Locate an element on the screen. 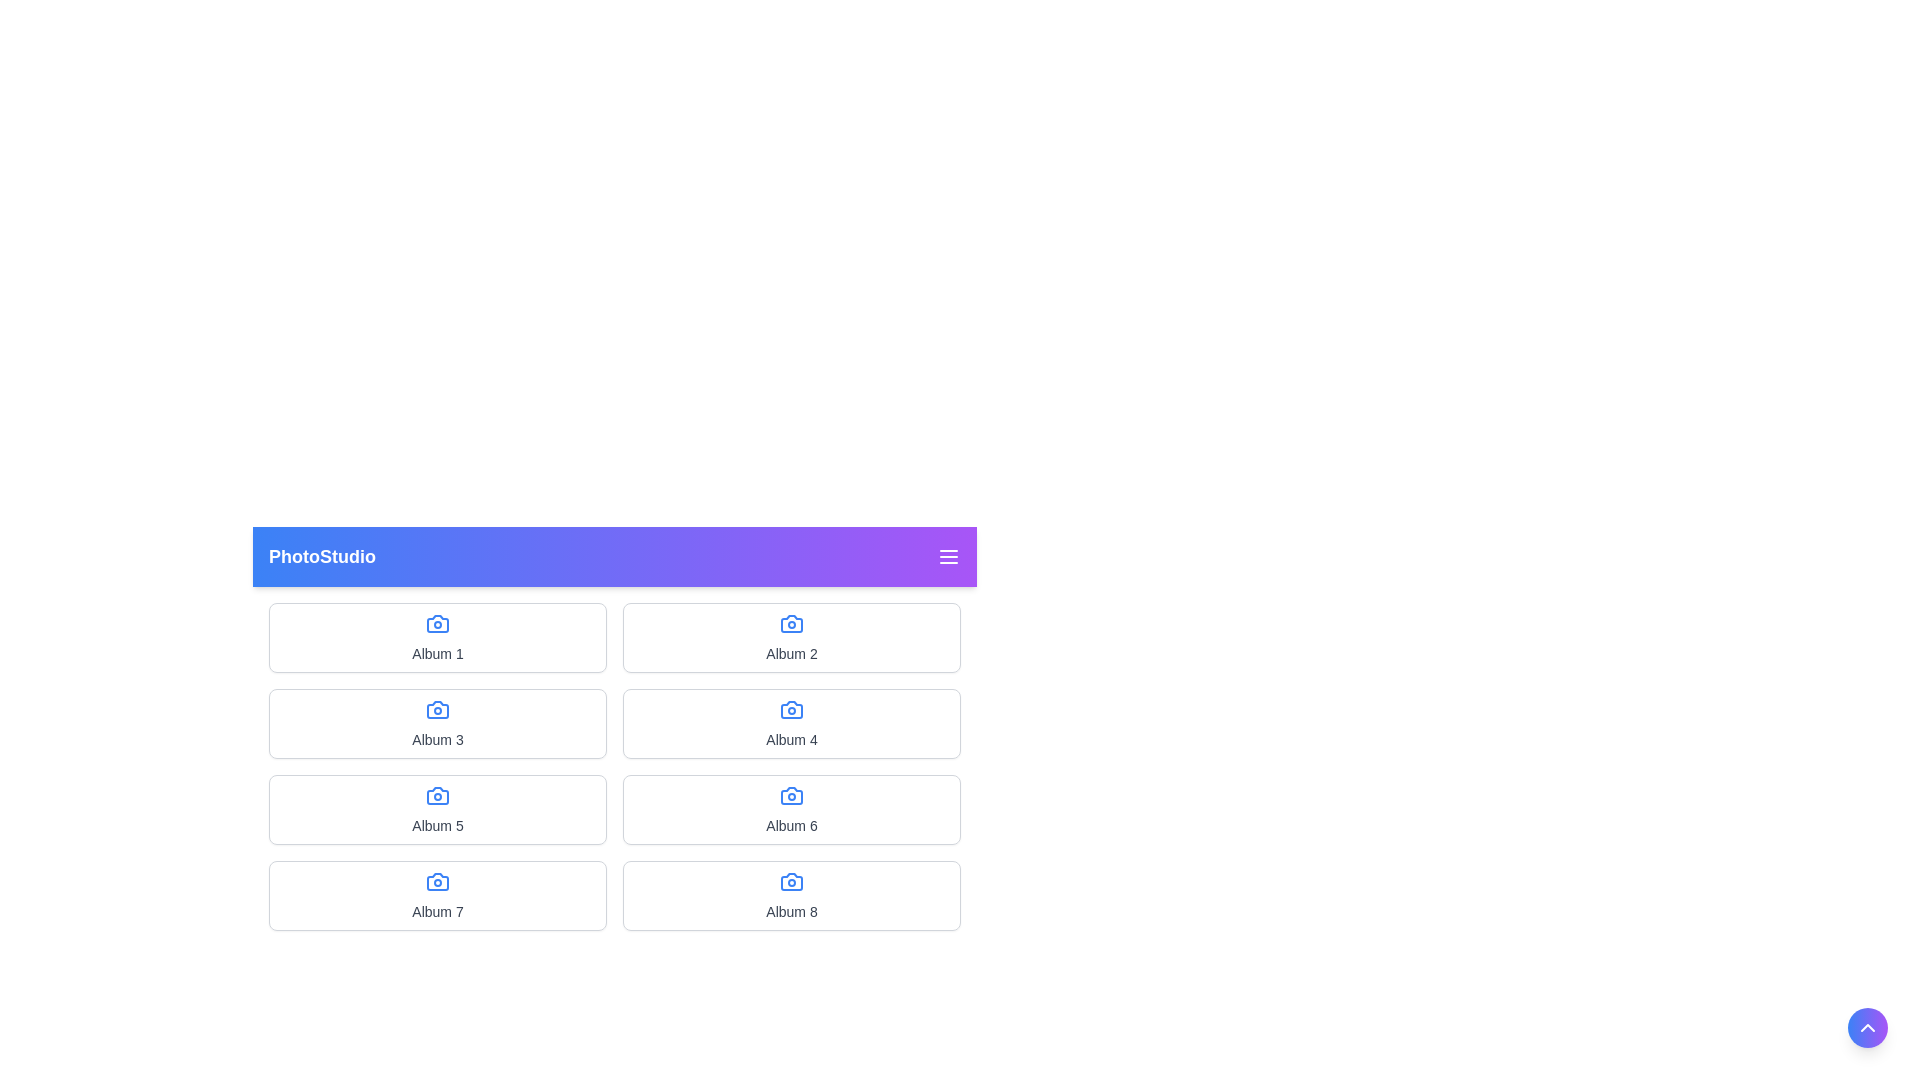  the blue camera icon, which is a rounded rectangular shape with a circle in the middle, located above the text 'Album 3' is located at coordinates (436, 708).